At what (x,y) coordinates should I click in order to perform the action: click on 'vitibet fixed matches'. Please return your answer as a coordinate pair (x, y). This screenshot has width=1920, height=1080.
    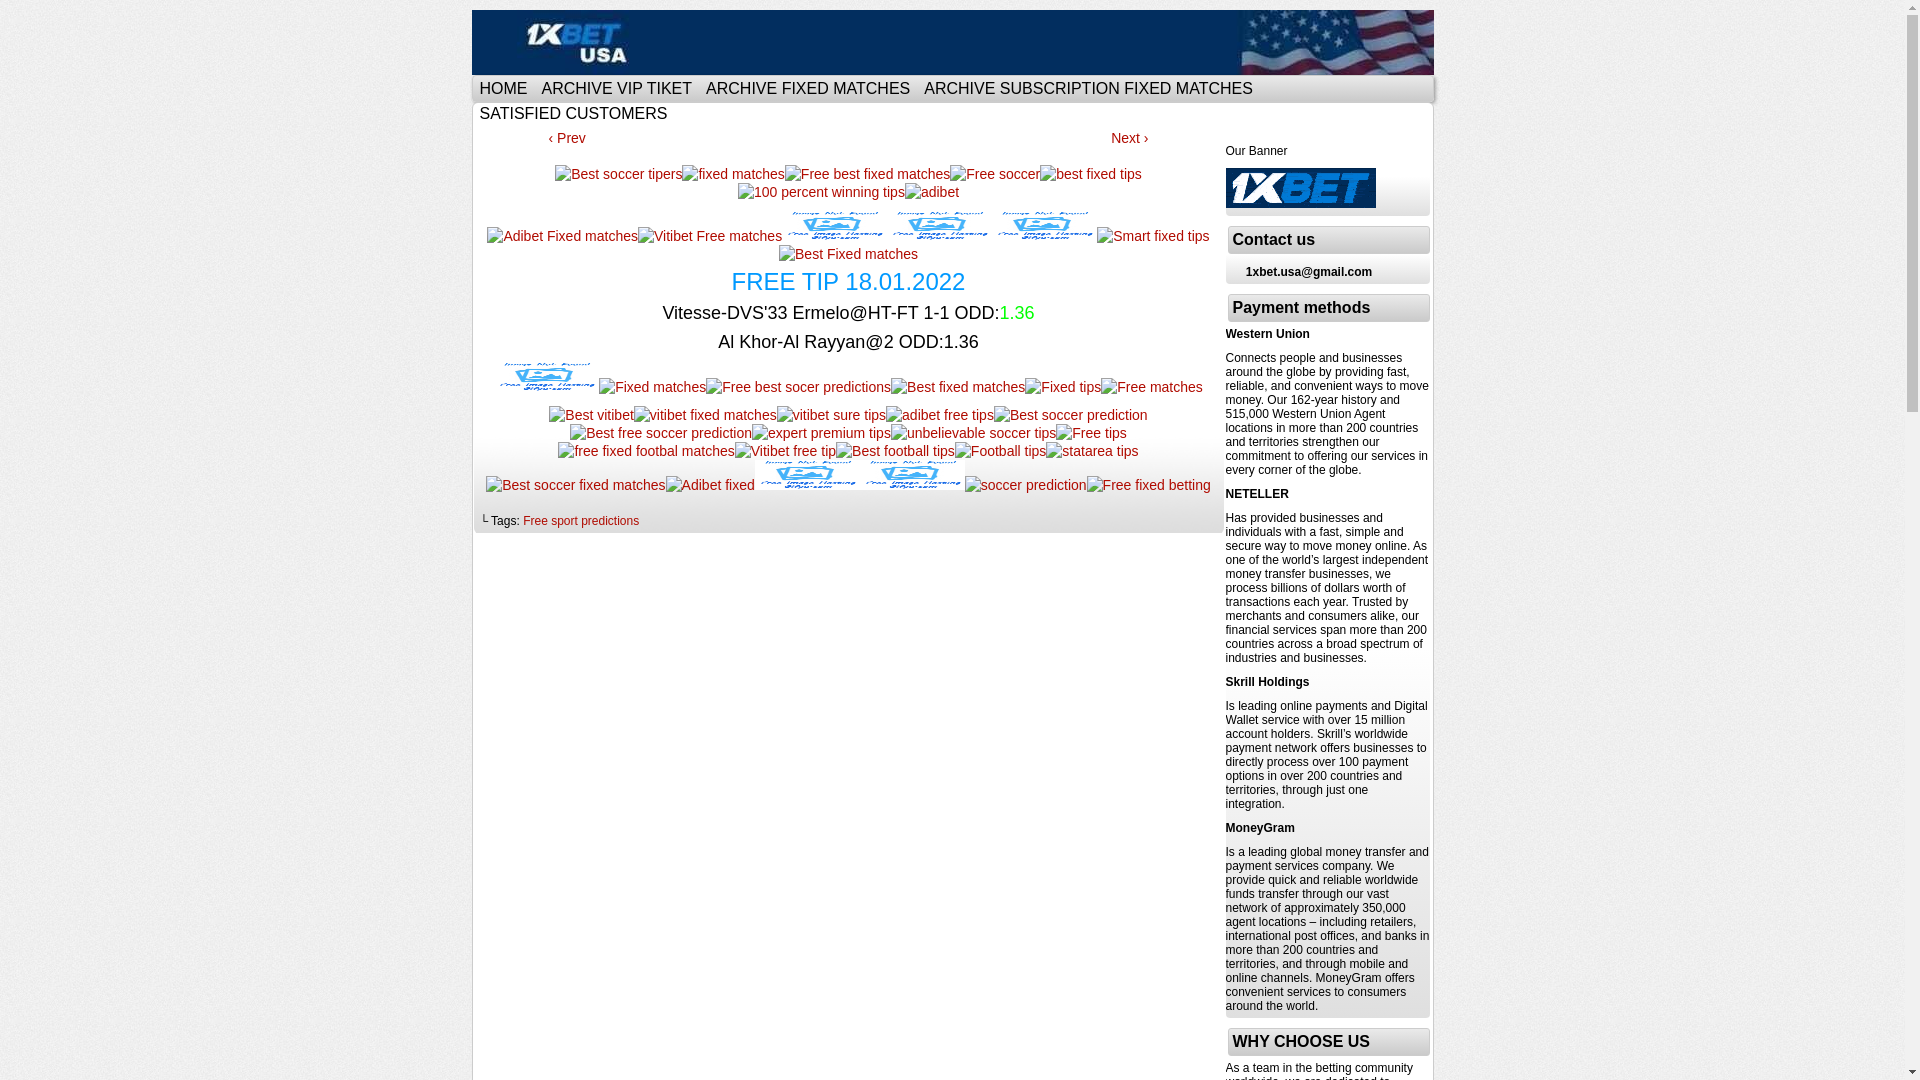
    Looking at the image, I should click on (705, 414).